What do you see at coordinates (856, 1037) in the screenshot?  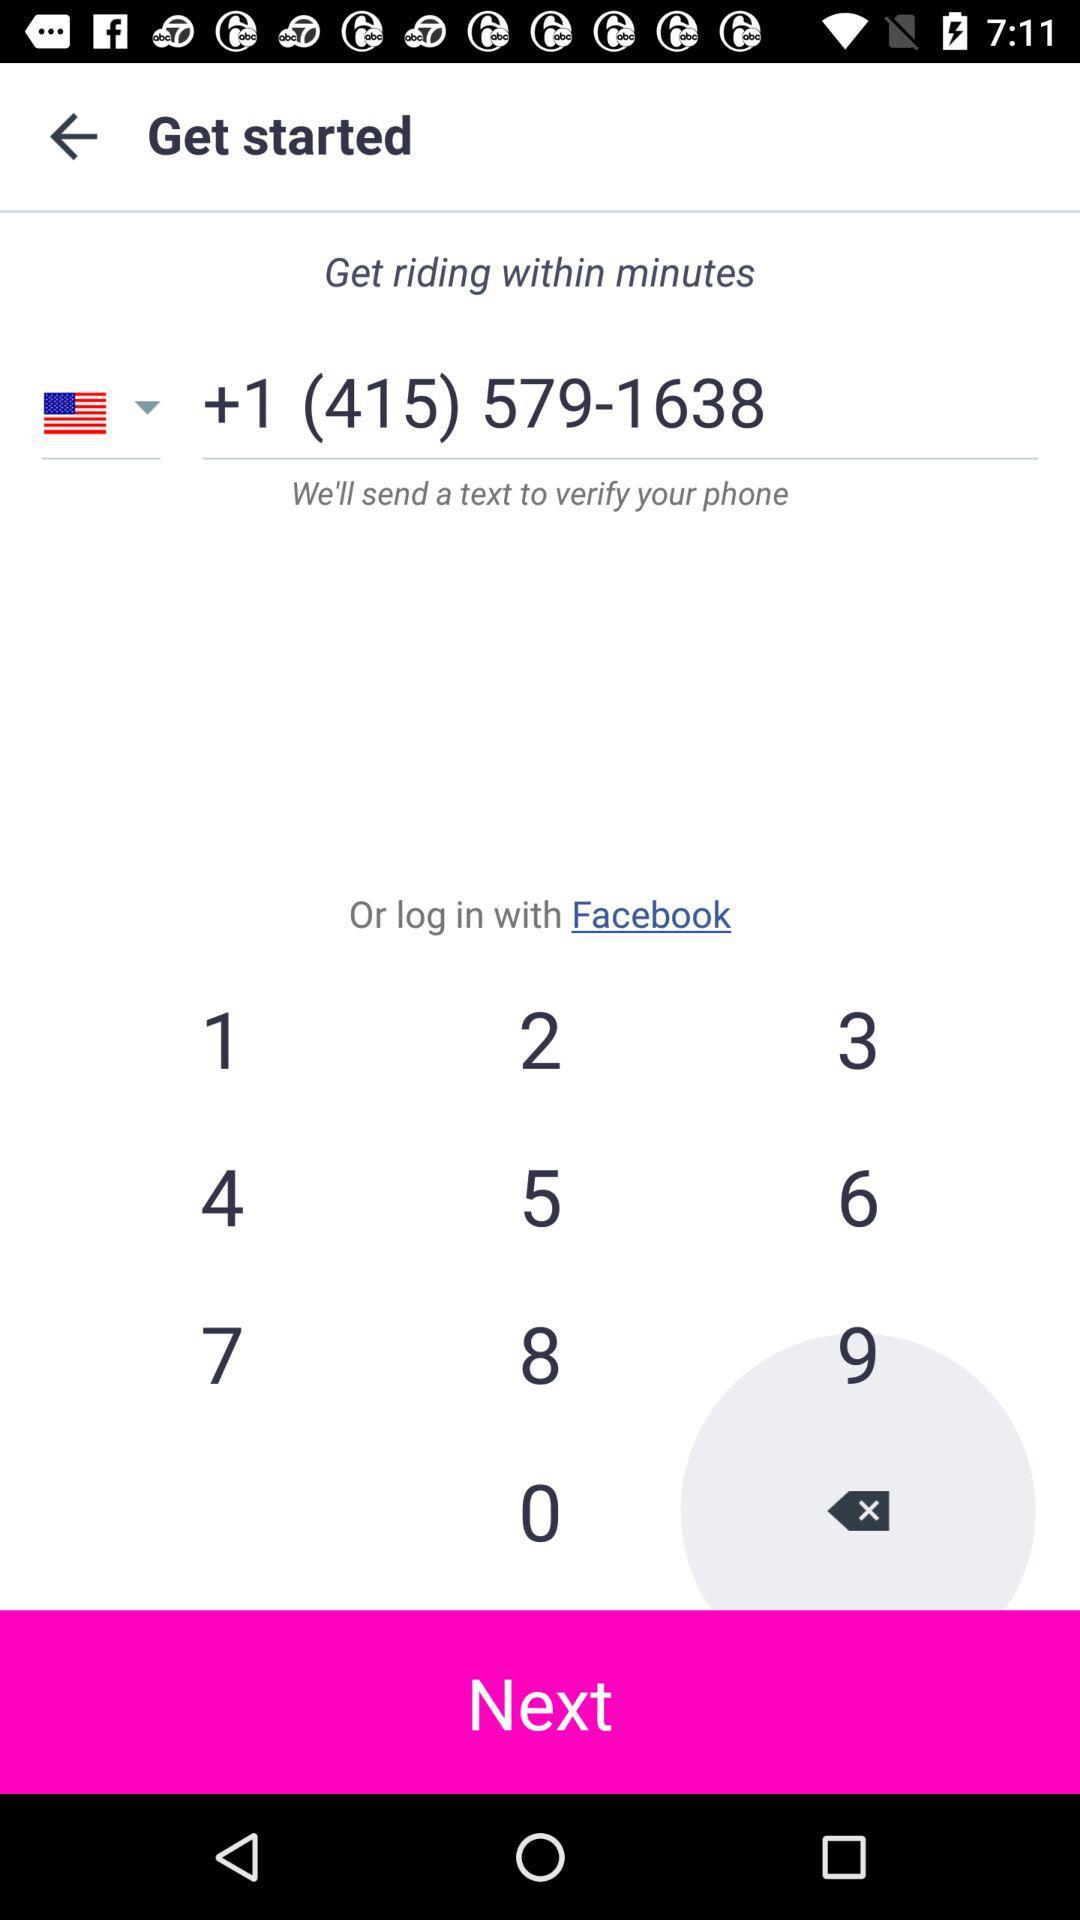 I see `item above 5` at bounding box center [856, 1037].